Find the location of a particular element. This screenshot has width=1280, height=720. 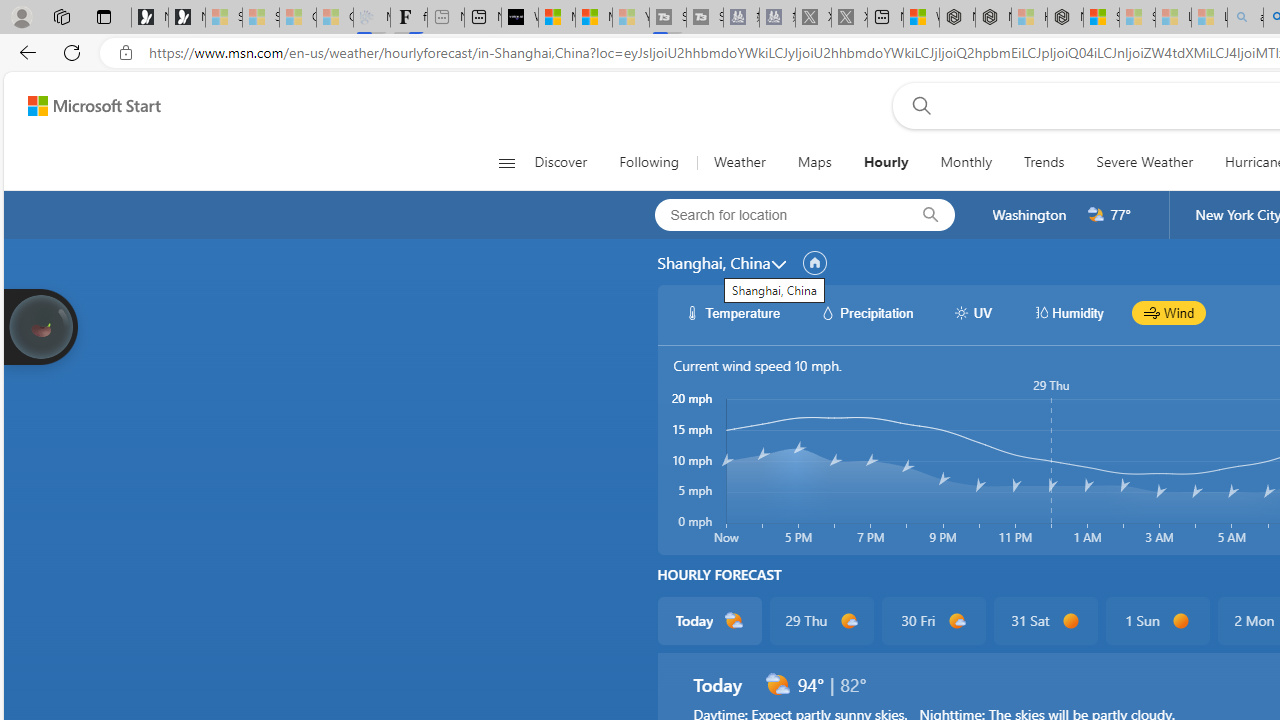

'Severe Weather' is located at coordinates (1144, 162).